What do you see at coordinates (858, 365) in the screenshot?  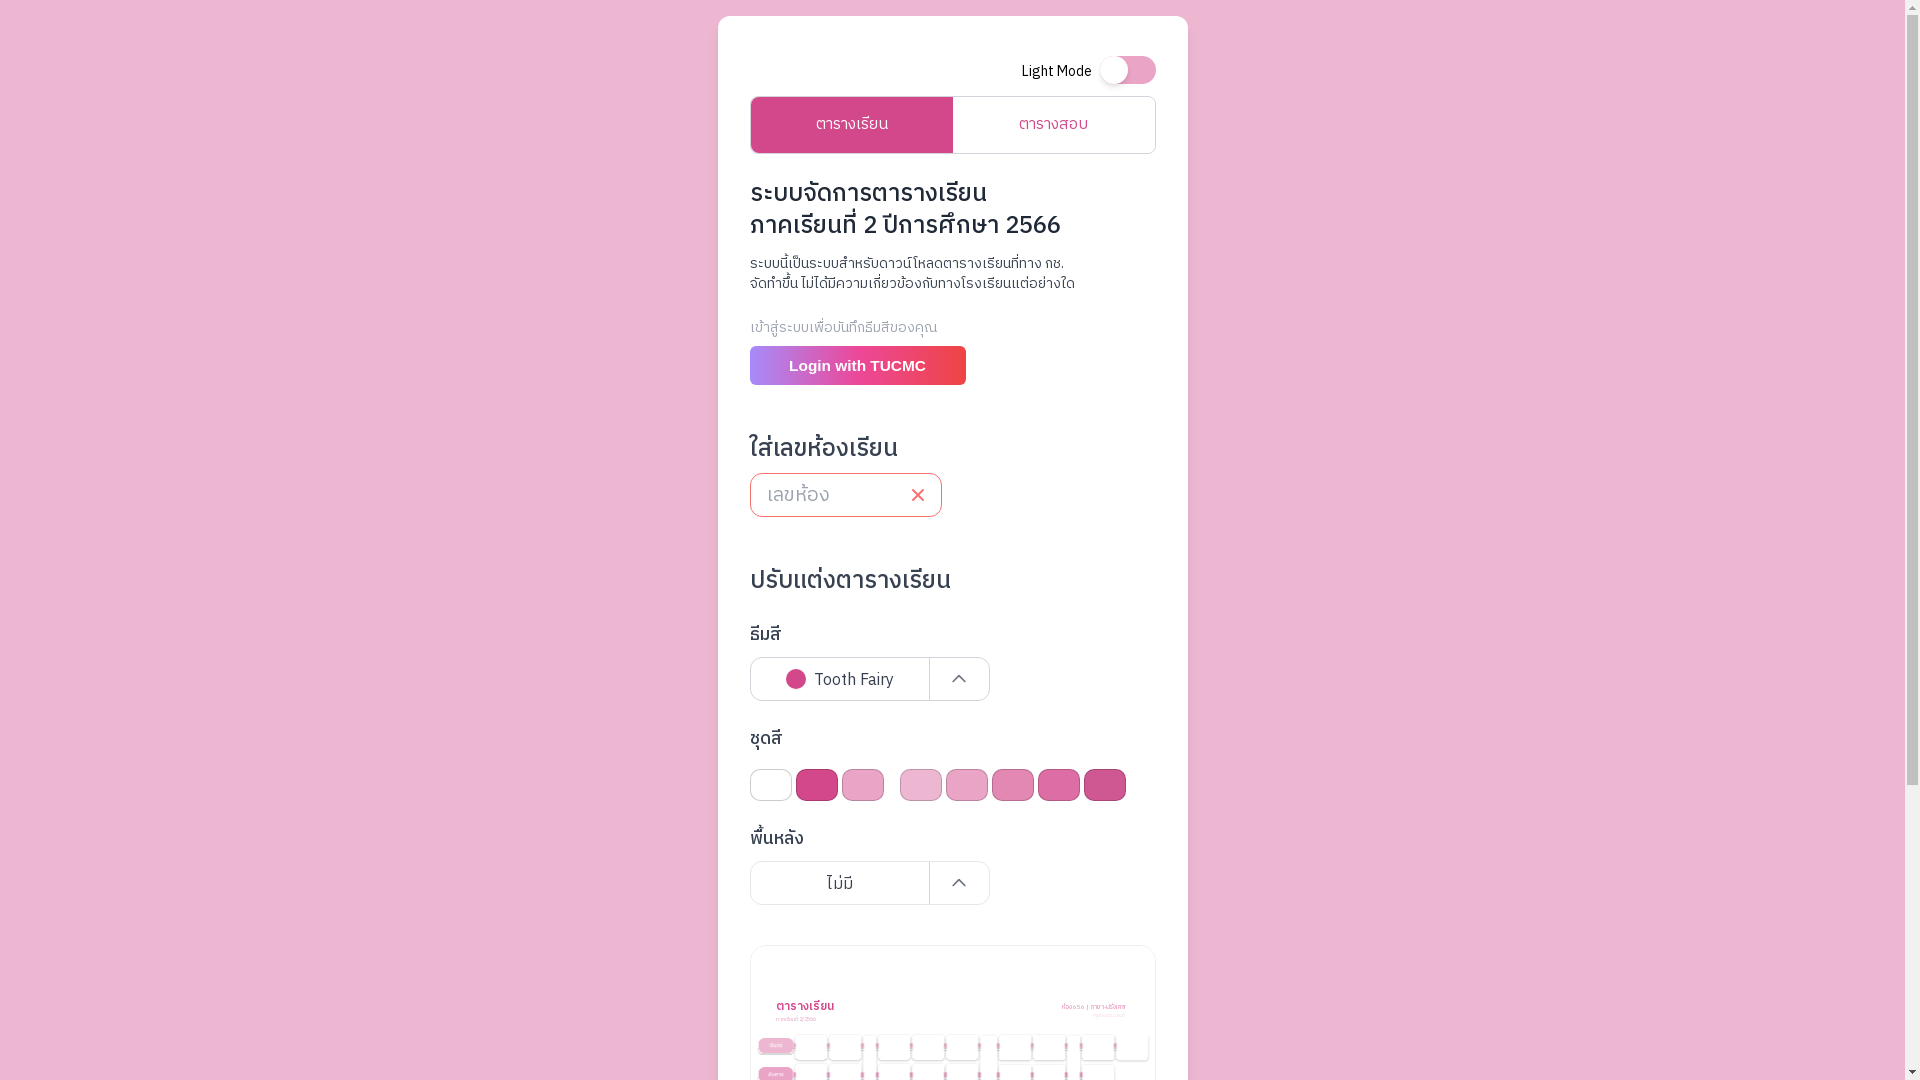 I see `'Login with TUCMC'` at bounding box center [858, 365].